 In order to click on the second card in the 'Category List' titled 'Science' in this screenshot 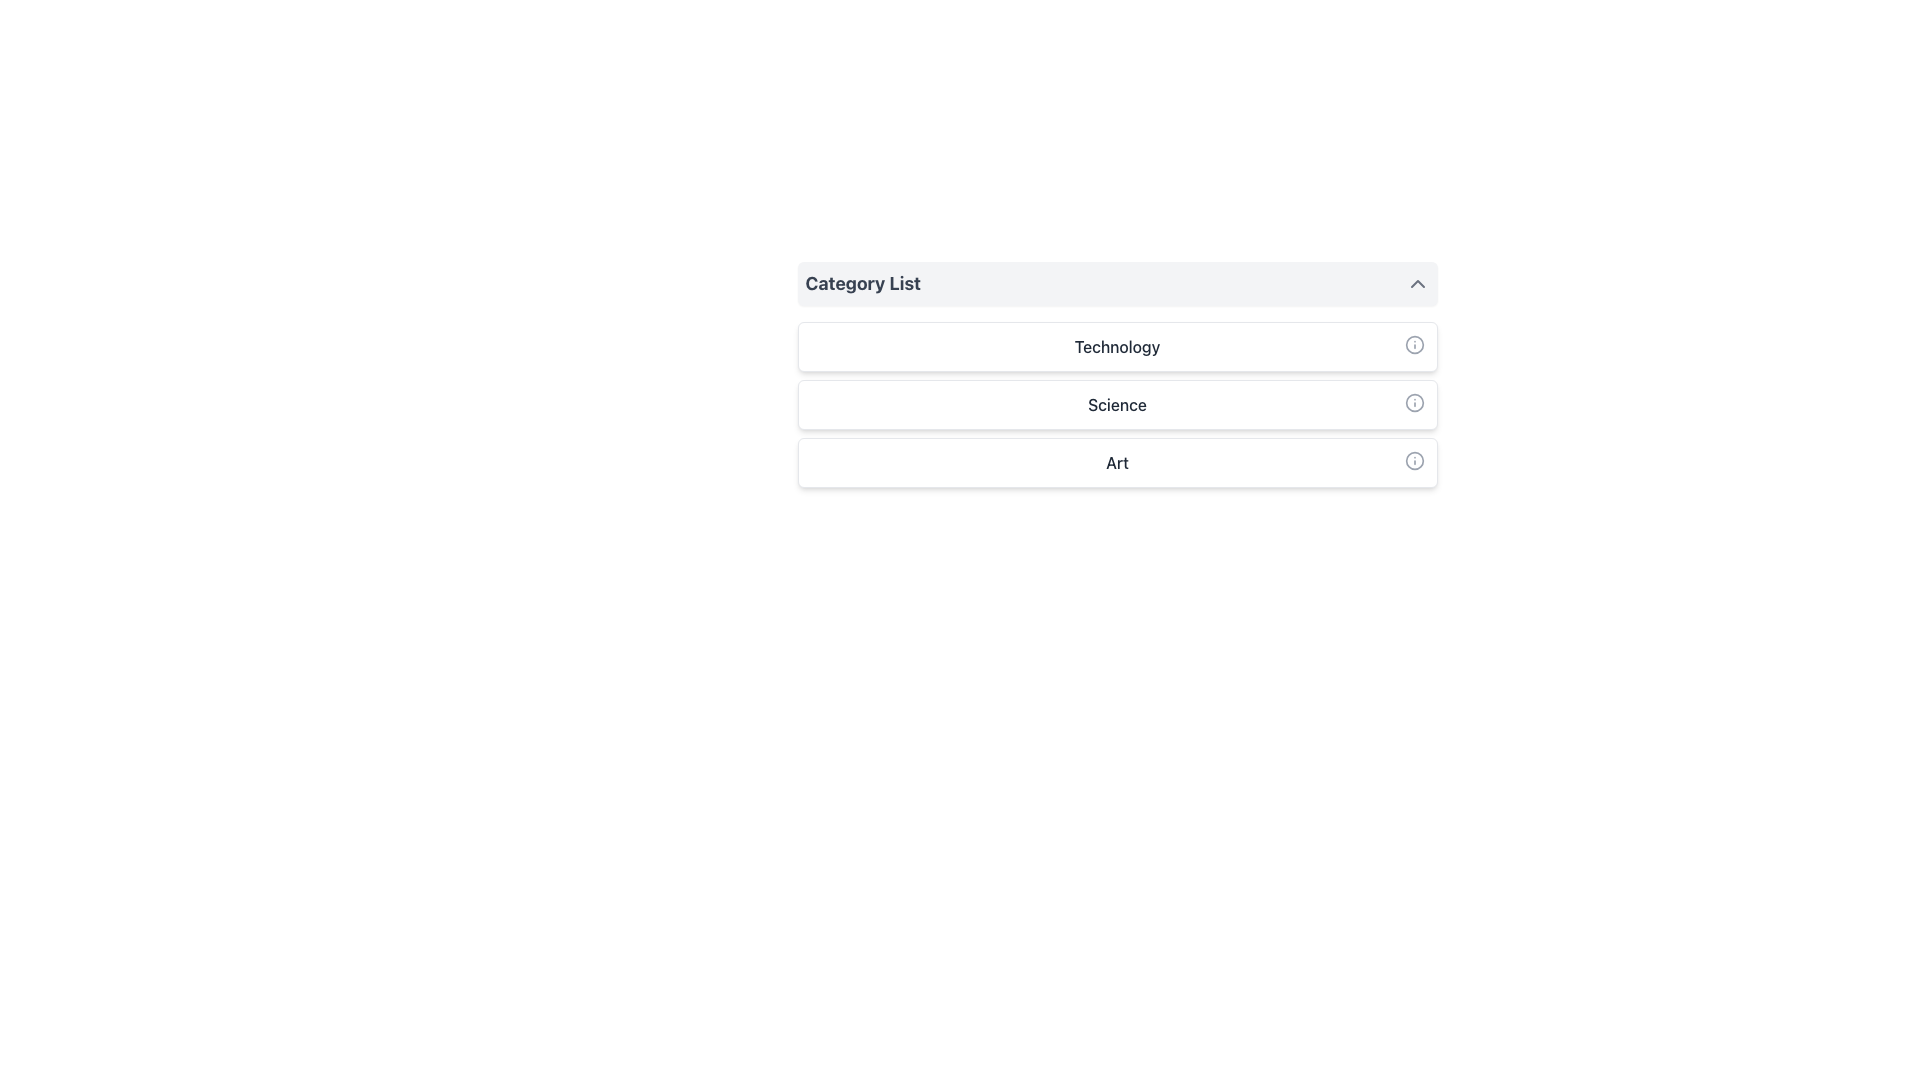, I will do `click(1116, 405)`.